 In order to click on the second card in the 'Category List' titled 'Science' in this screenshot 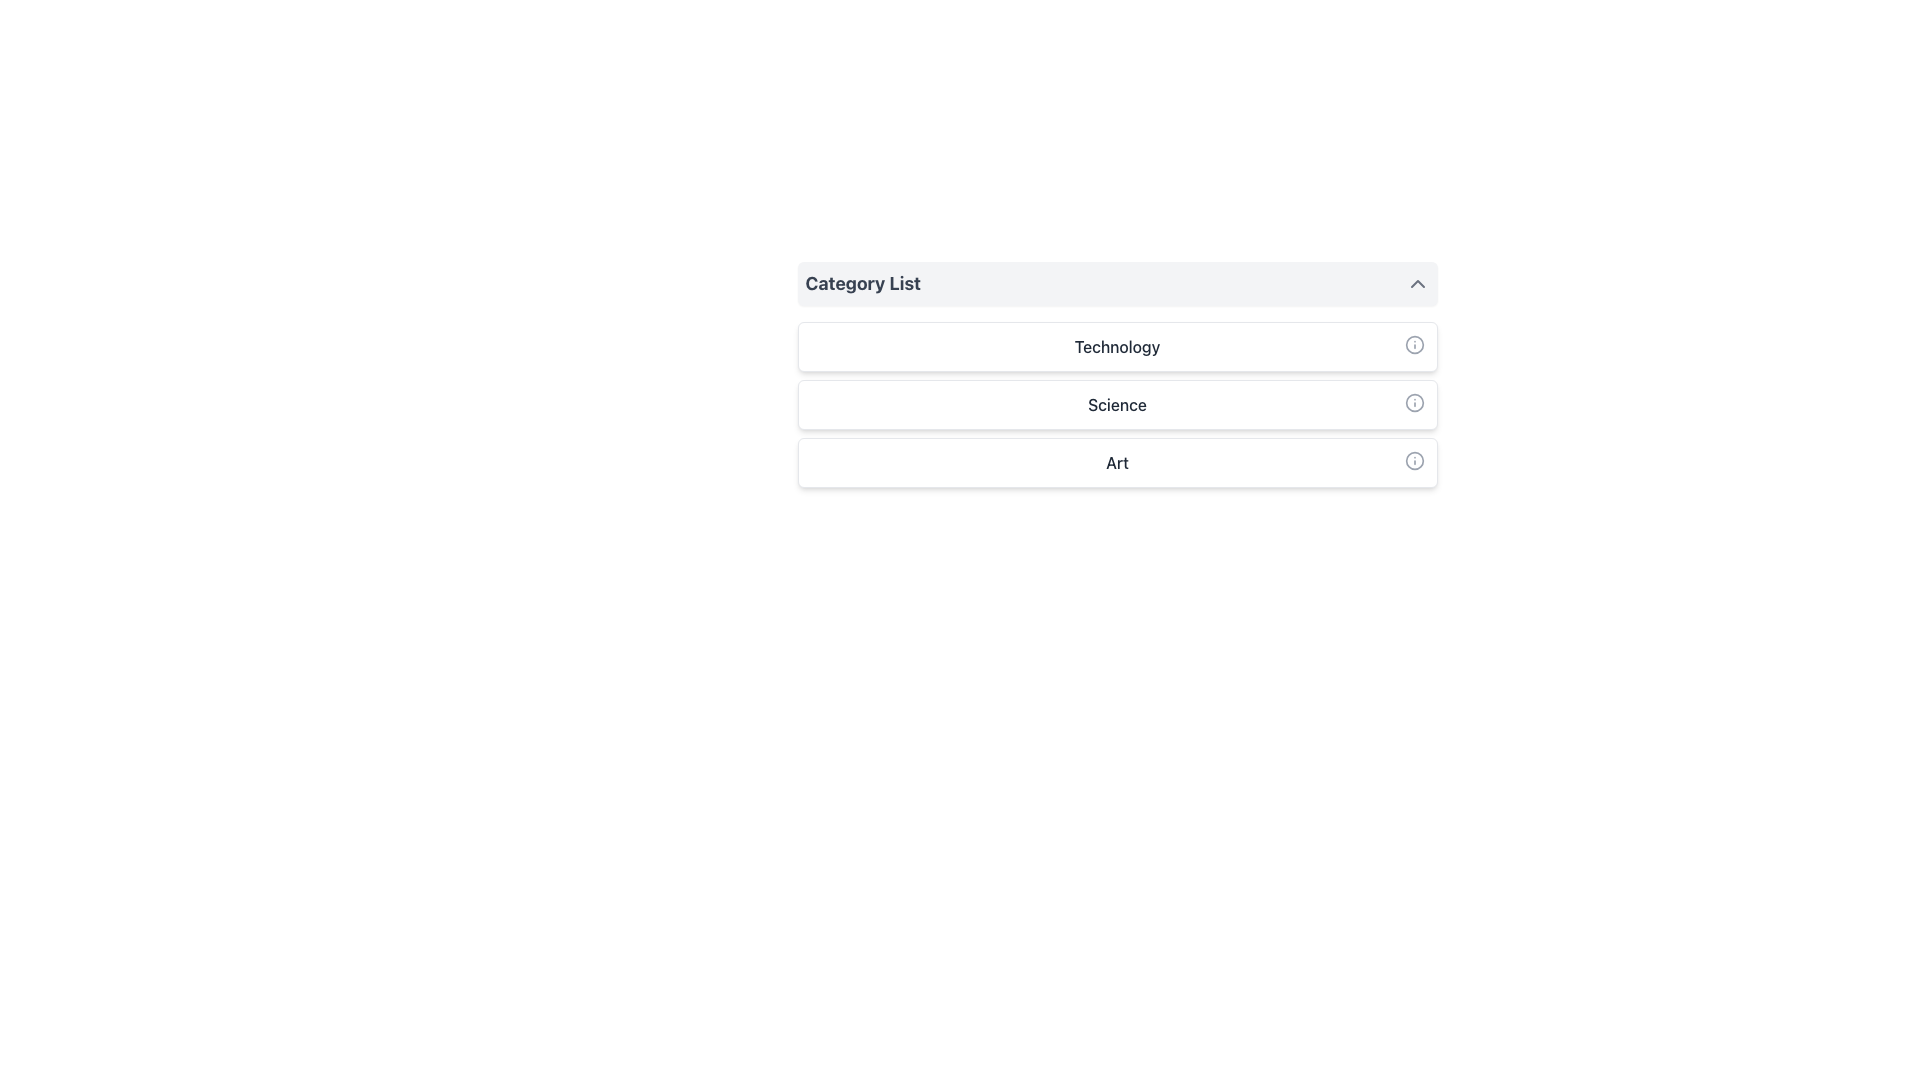, I will do `click(1116, 405)`.